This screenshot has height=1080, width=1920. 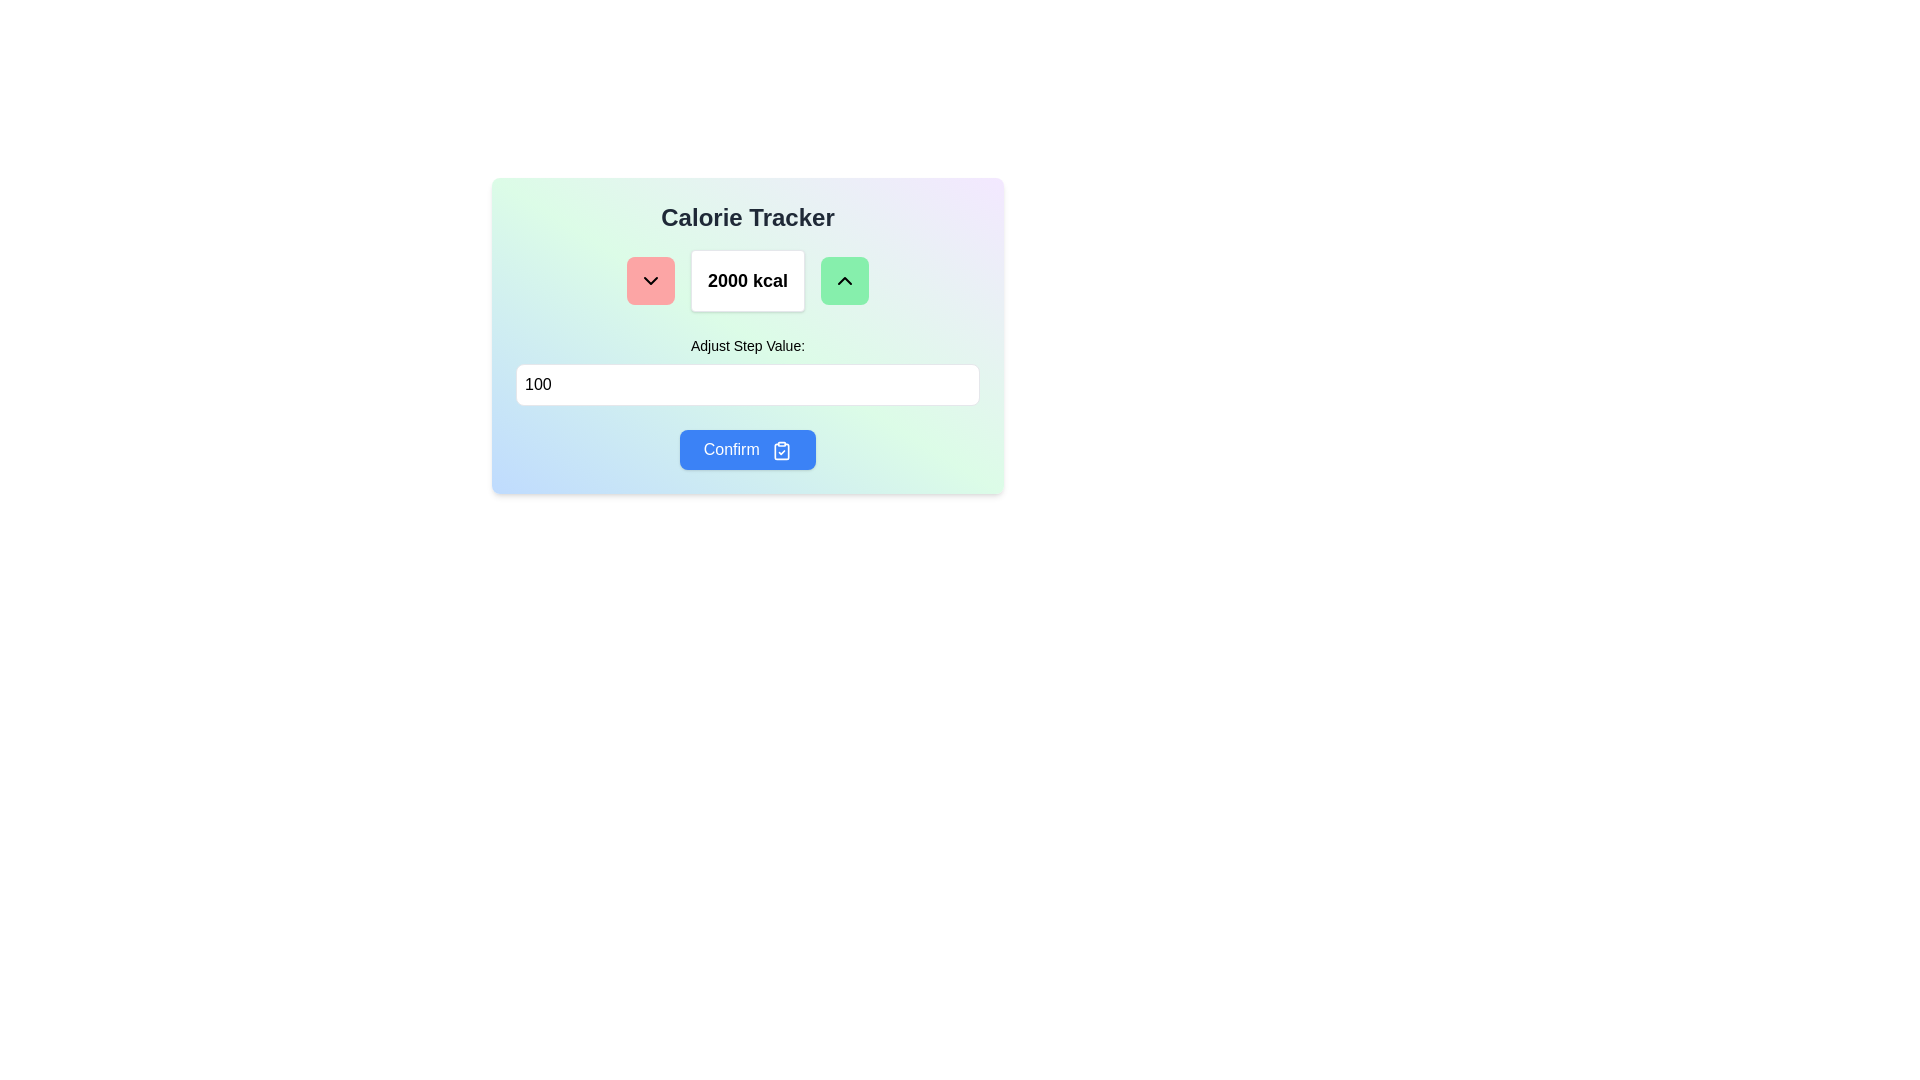 What do you see at coordinates (747, 370) in the screenshot?
I see `the input field labeled 'Adjust Step Value:' by using the tab key` at bounding box center [747, 370].